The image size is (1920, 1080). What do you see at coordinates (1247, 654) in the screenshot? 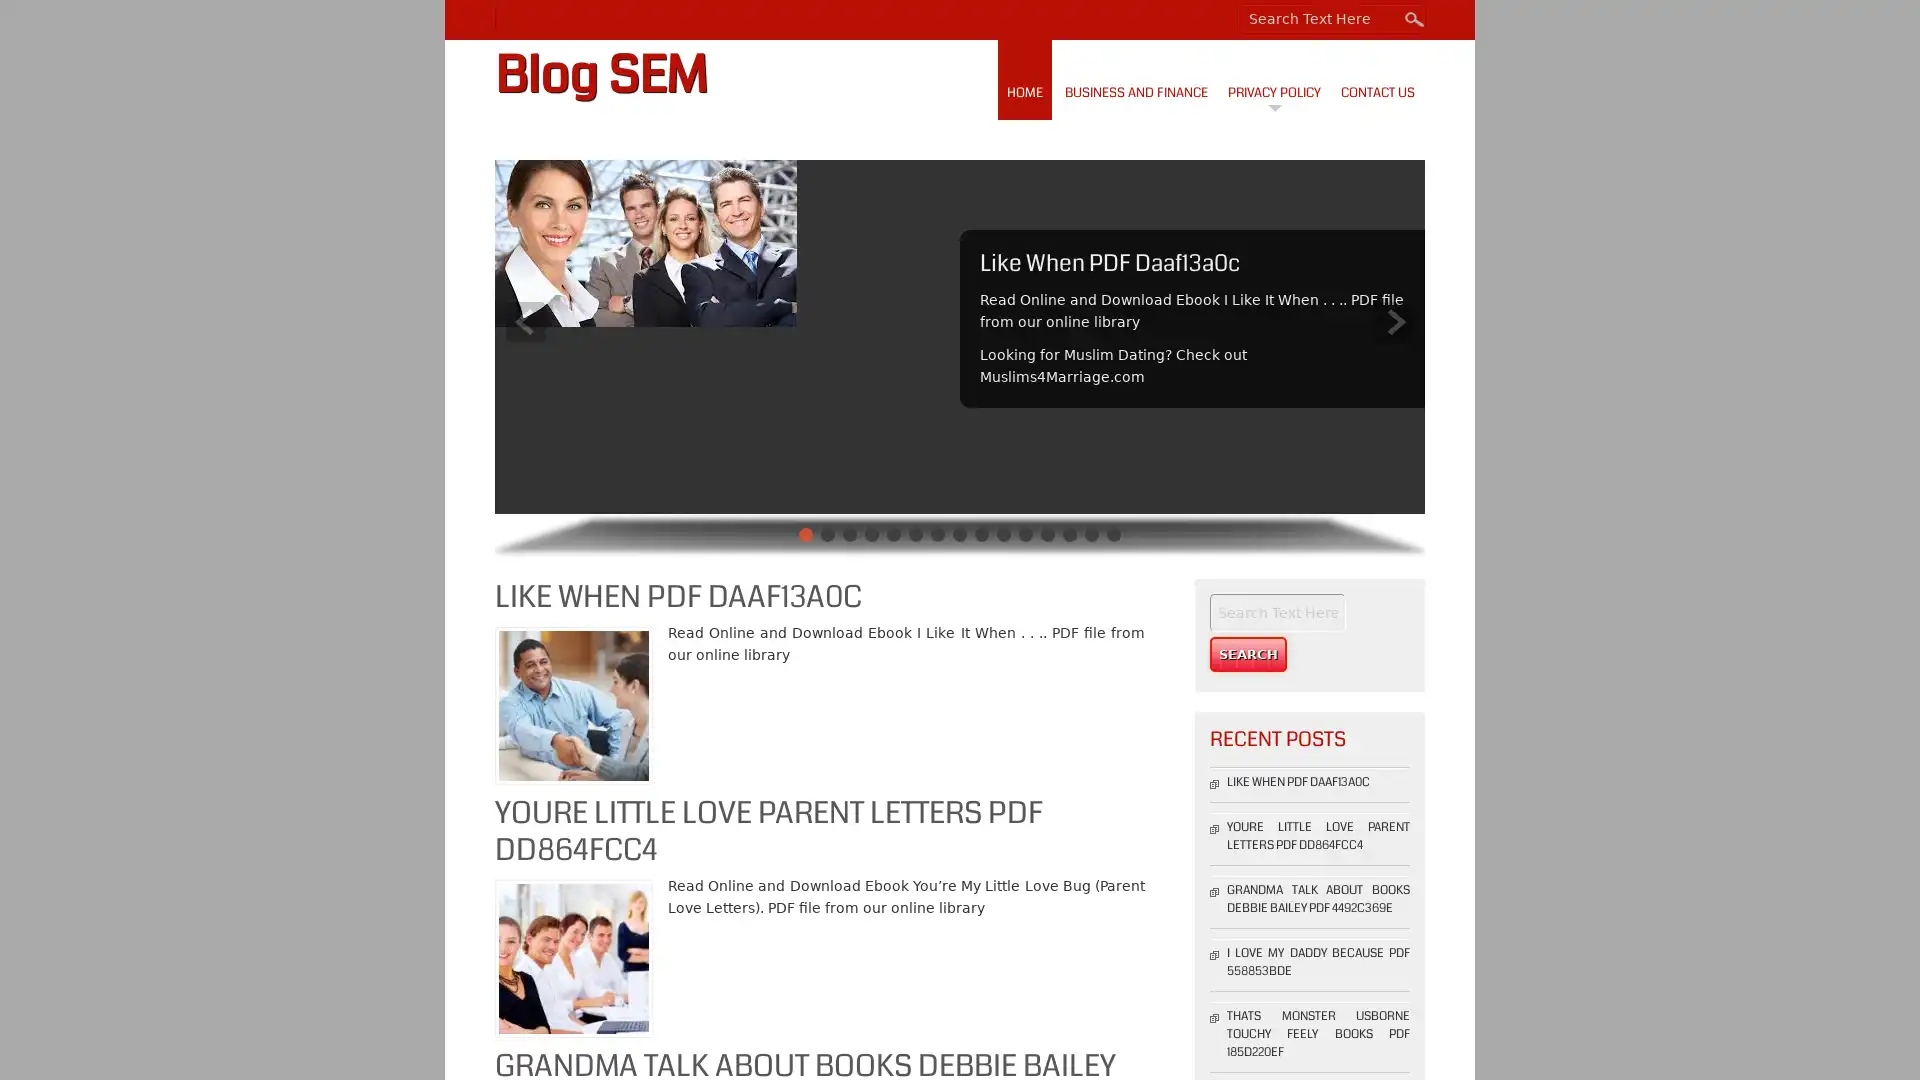
I see `Search` at bounding box center [1247, 654].